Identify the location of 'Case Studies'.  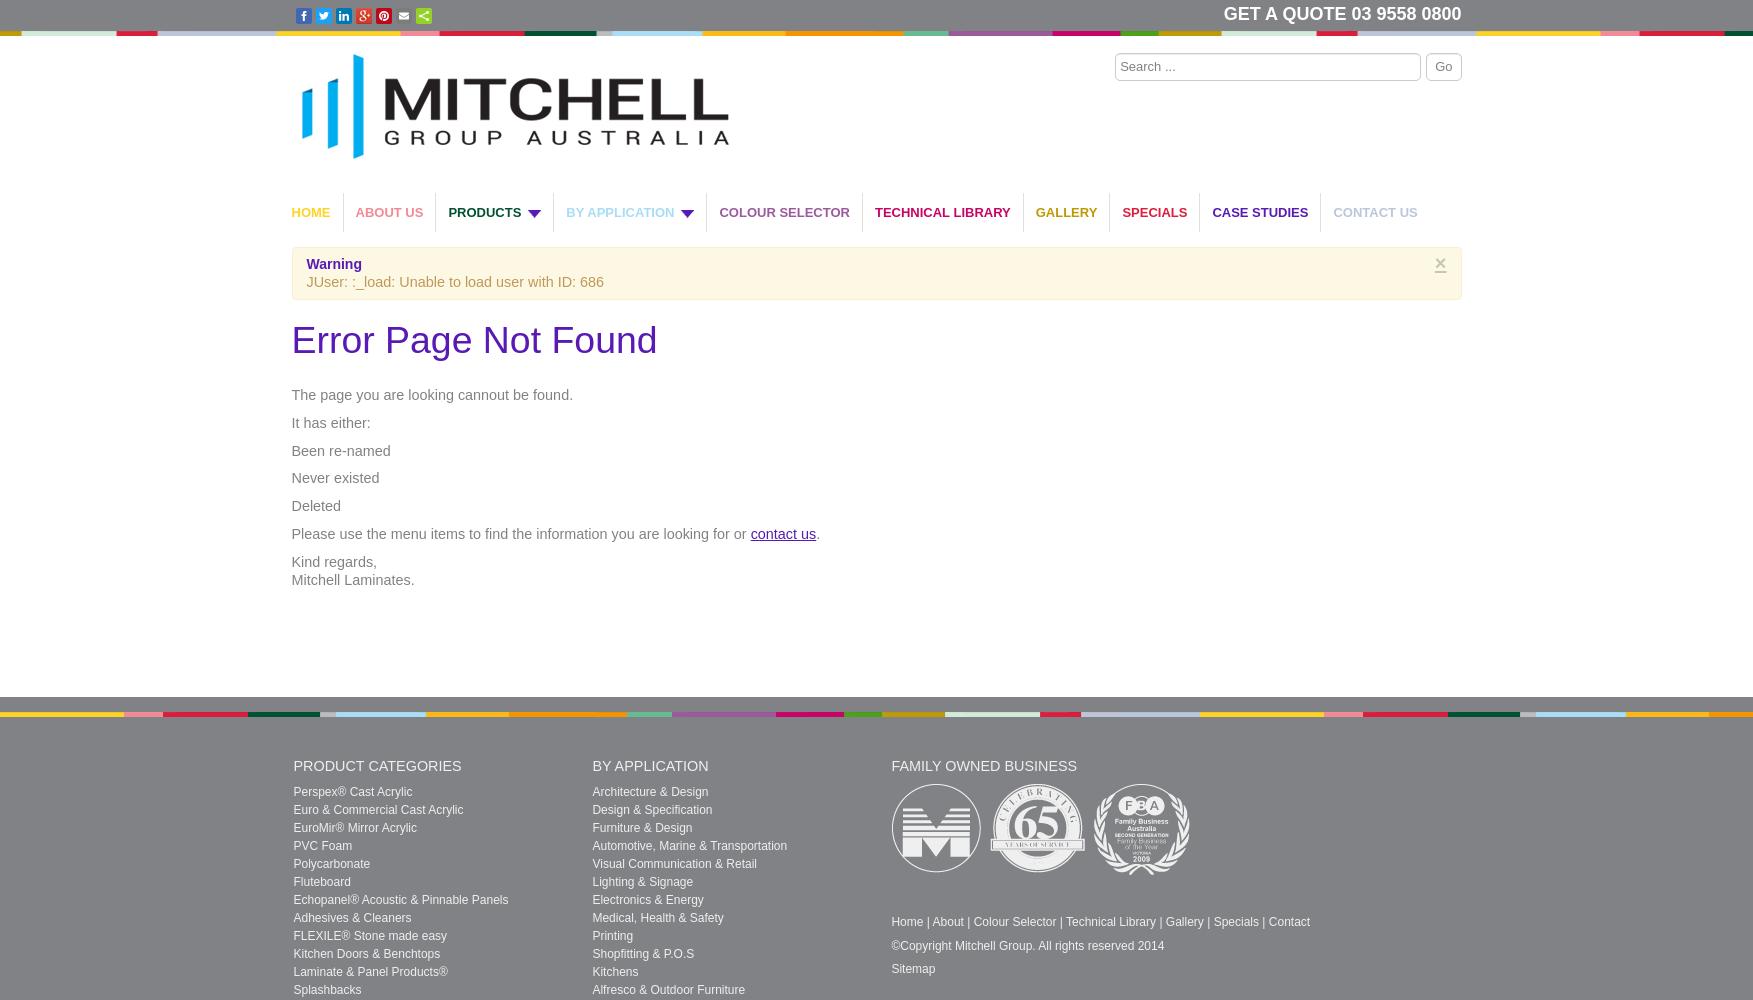
(1211, 211).